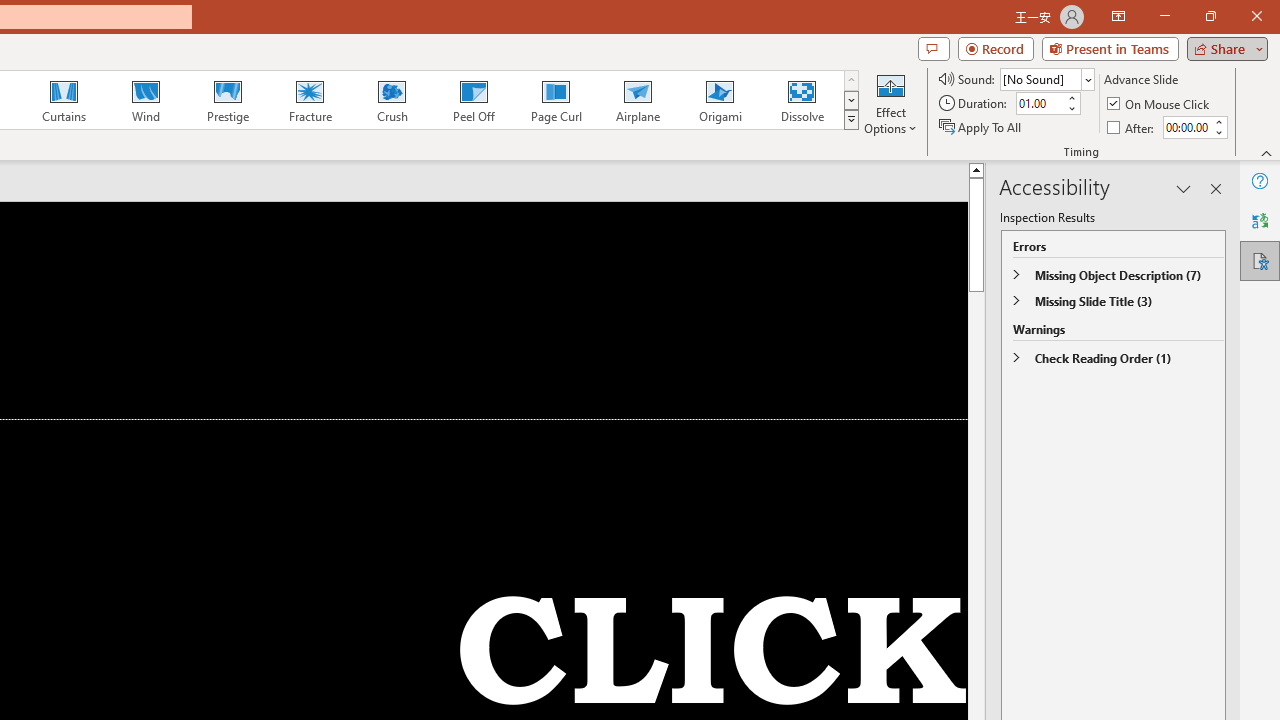  I want to click on 'Peel Off', so click(472, 100).